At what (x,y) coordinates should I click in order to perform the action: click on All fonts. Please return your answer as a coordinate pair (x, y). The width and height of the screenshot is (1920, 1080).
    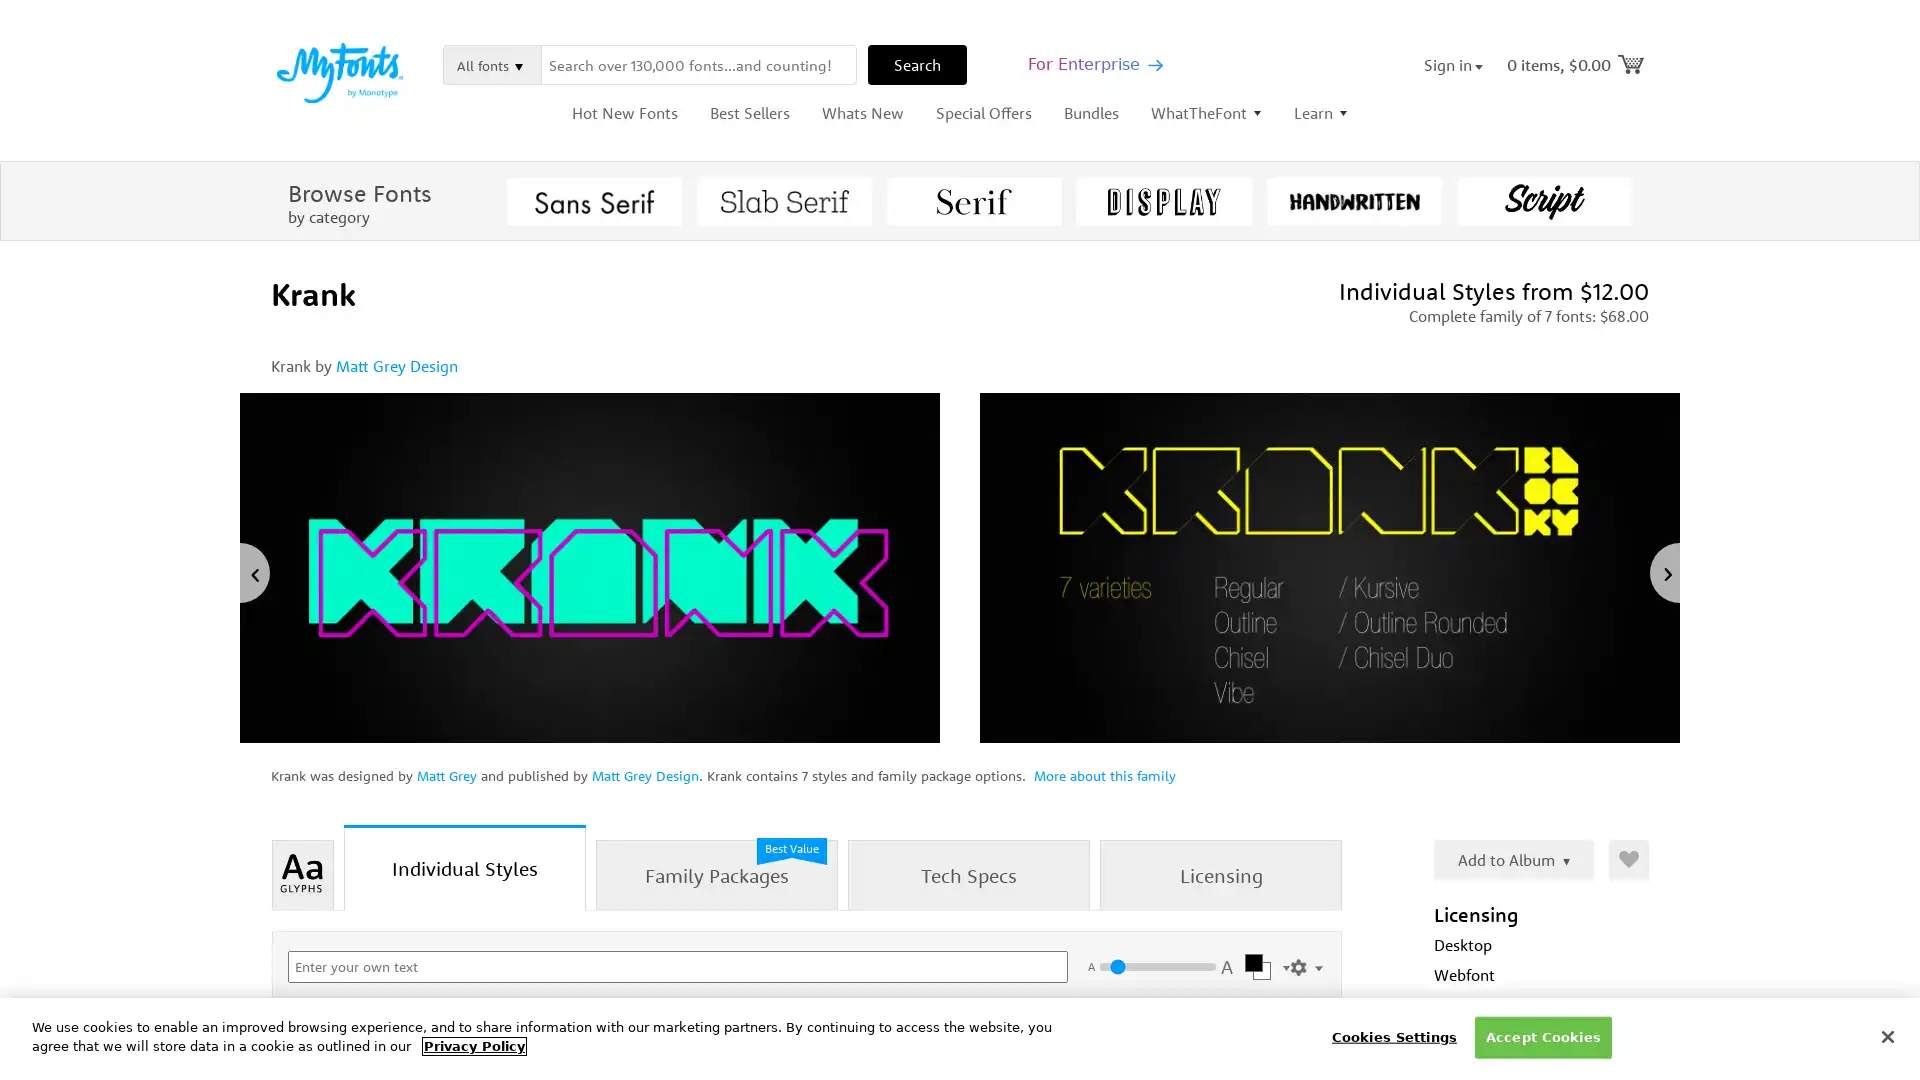
    Looking at the image, I should click on (492, 64).